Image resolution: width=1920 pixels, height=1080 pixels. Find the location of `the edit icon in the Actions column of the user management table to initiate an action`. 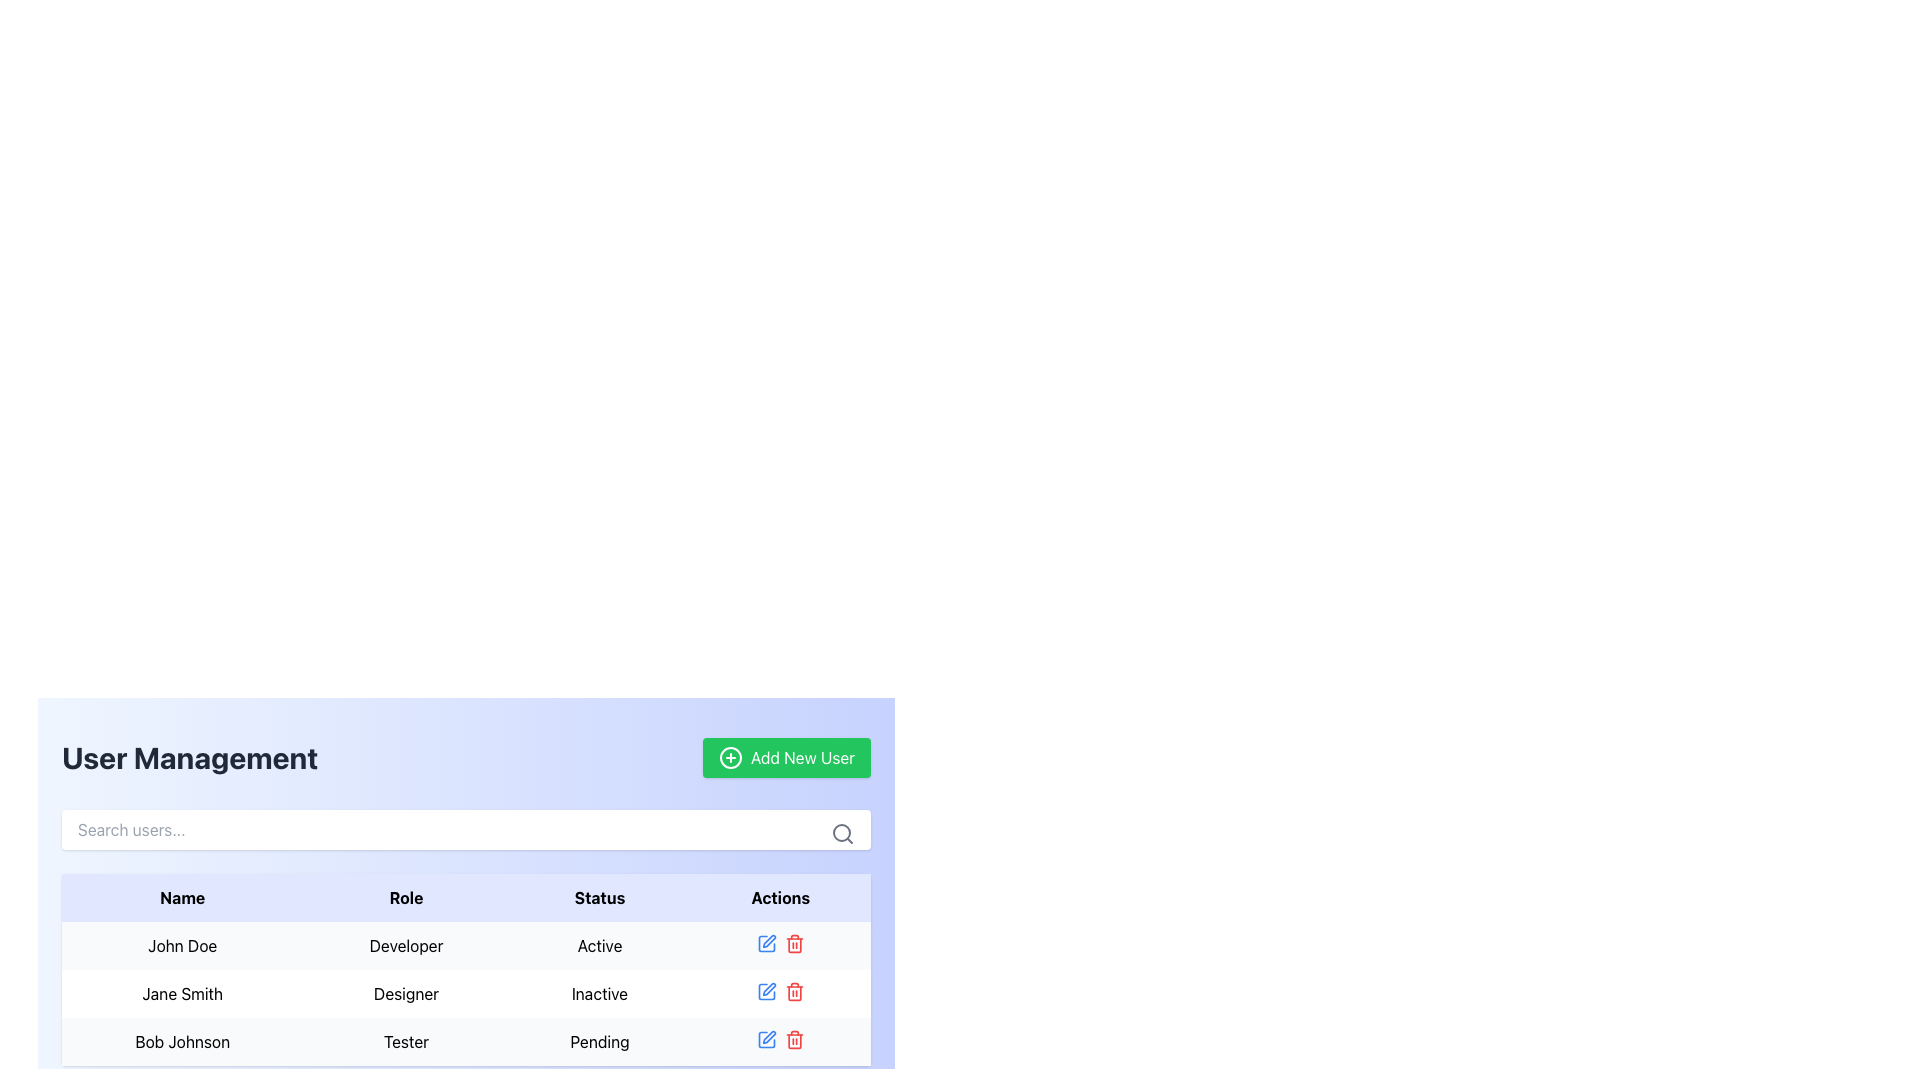

the edit icon in the Actions column of the user management table to initiate an action is located at coordinates (767, 987).